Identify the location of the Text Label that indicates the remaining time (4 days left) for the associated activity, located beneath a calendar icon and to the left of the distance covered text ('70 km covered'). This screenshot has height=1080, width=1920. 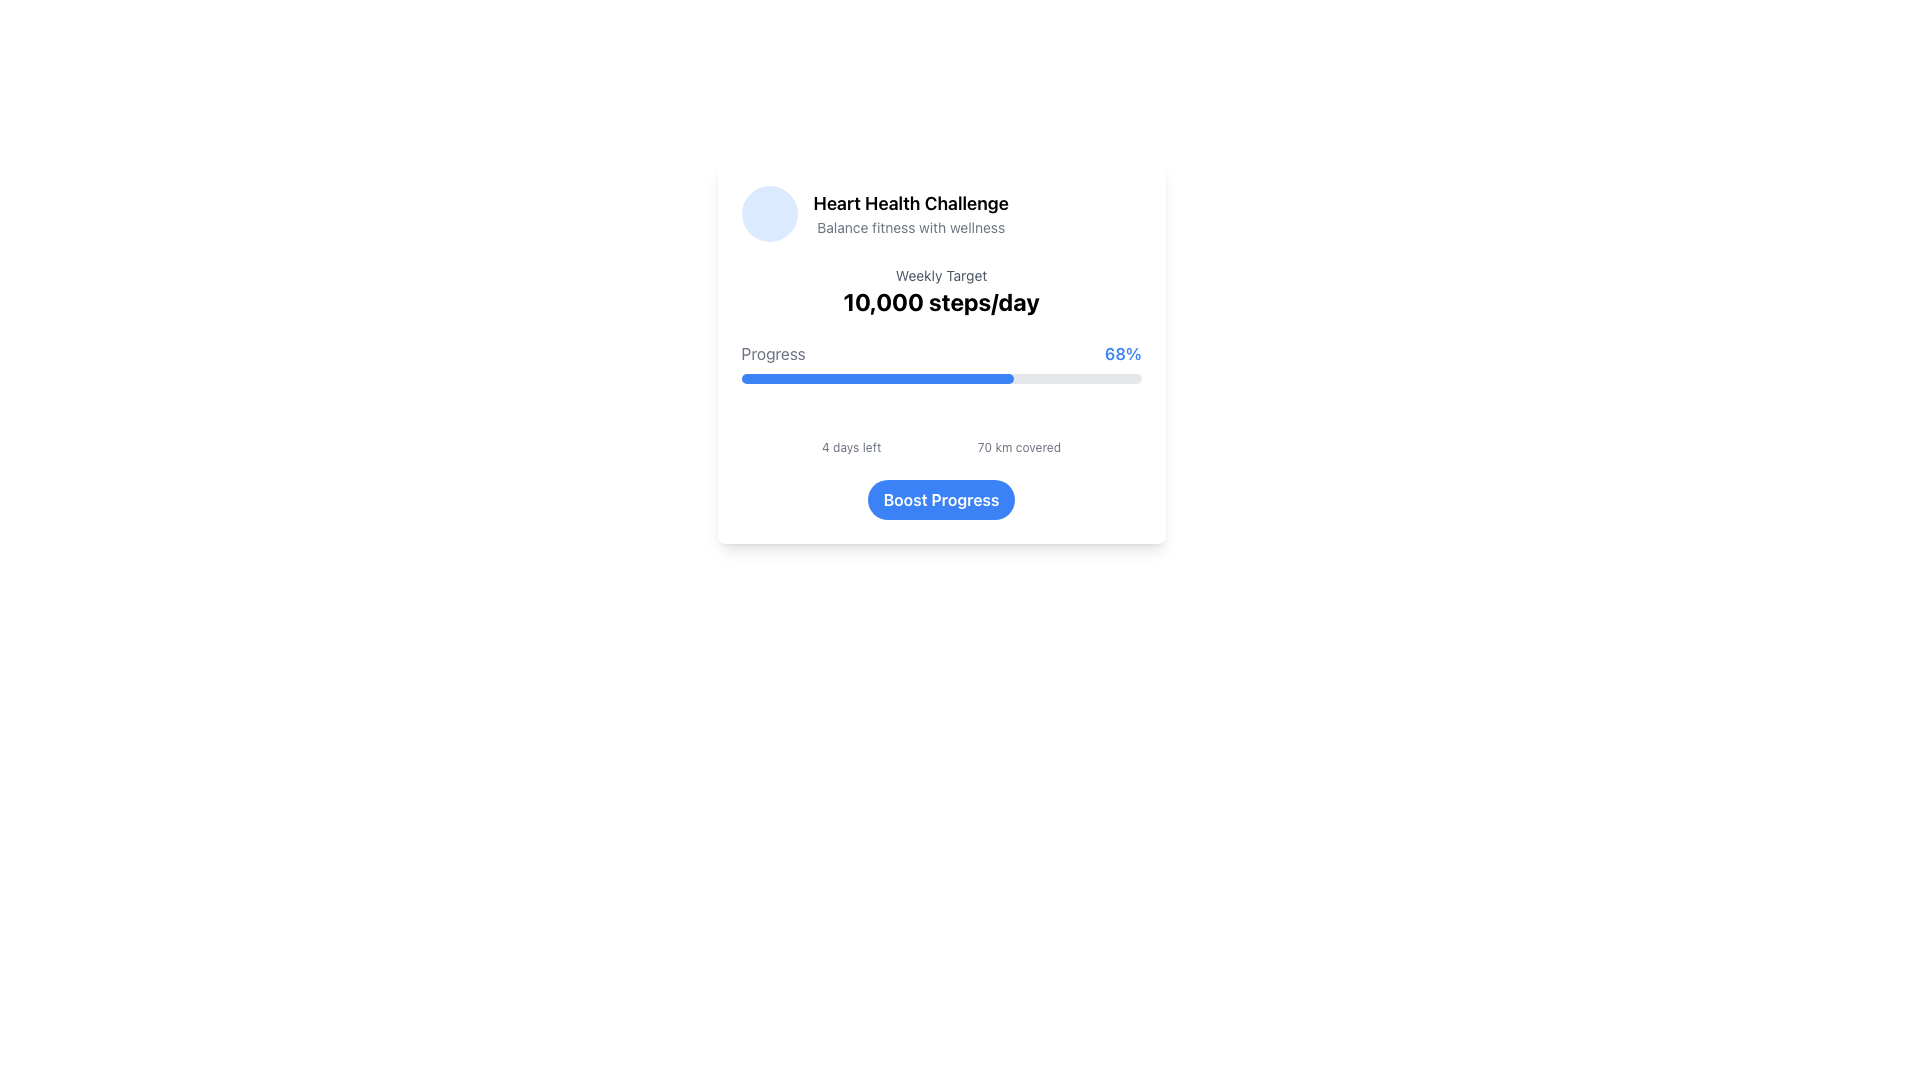
(851, 446).